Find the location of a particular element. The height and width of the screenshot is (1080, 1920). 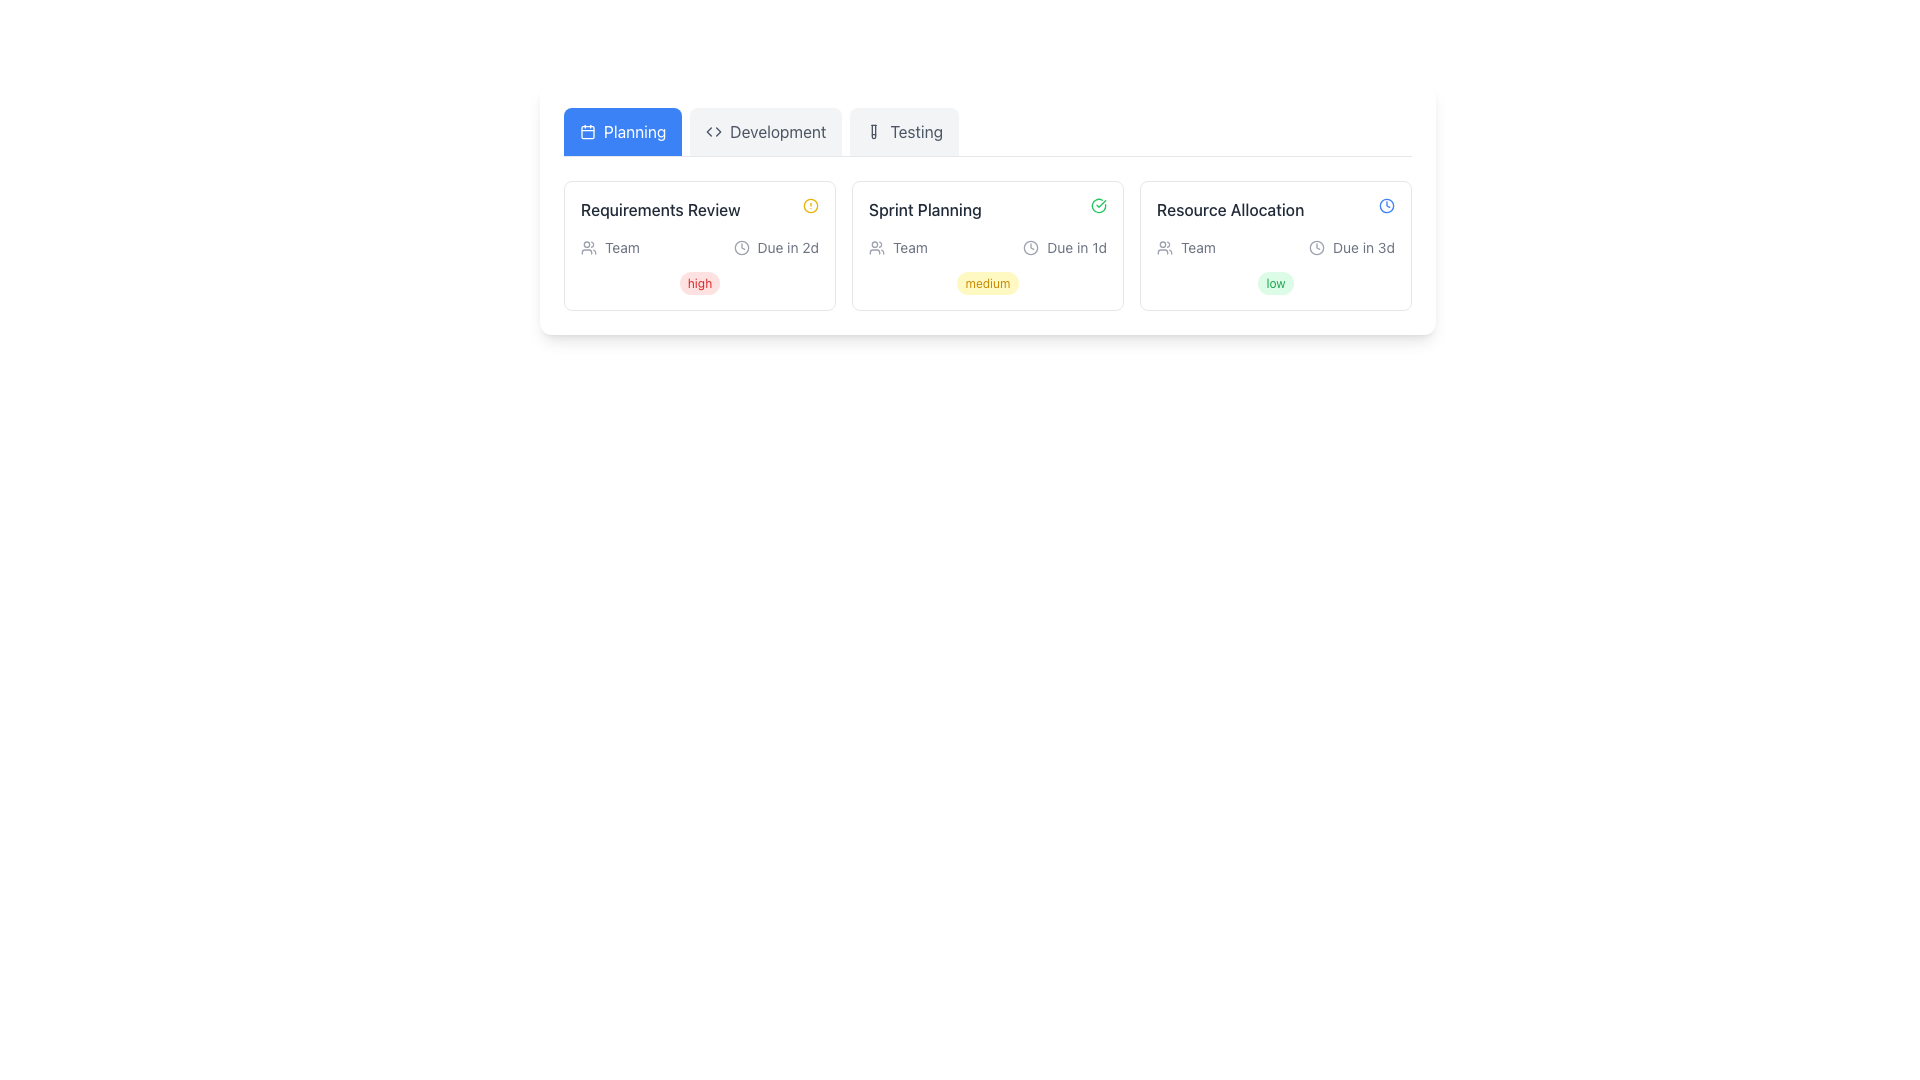

the 'Resource Allocation' task card located in the 'Planning' section is located at coordinates (1275, 245).